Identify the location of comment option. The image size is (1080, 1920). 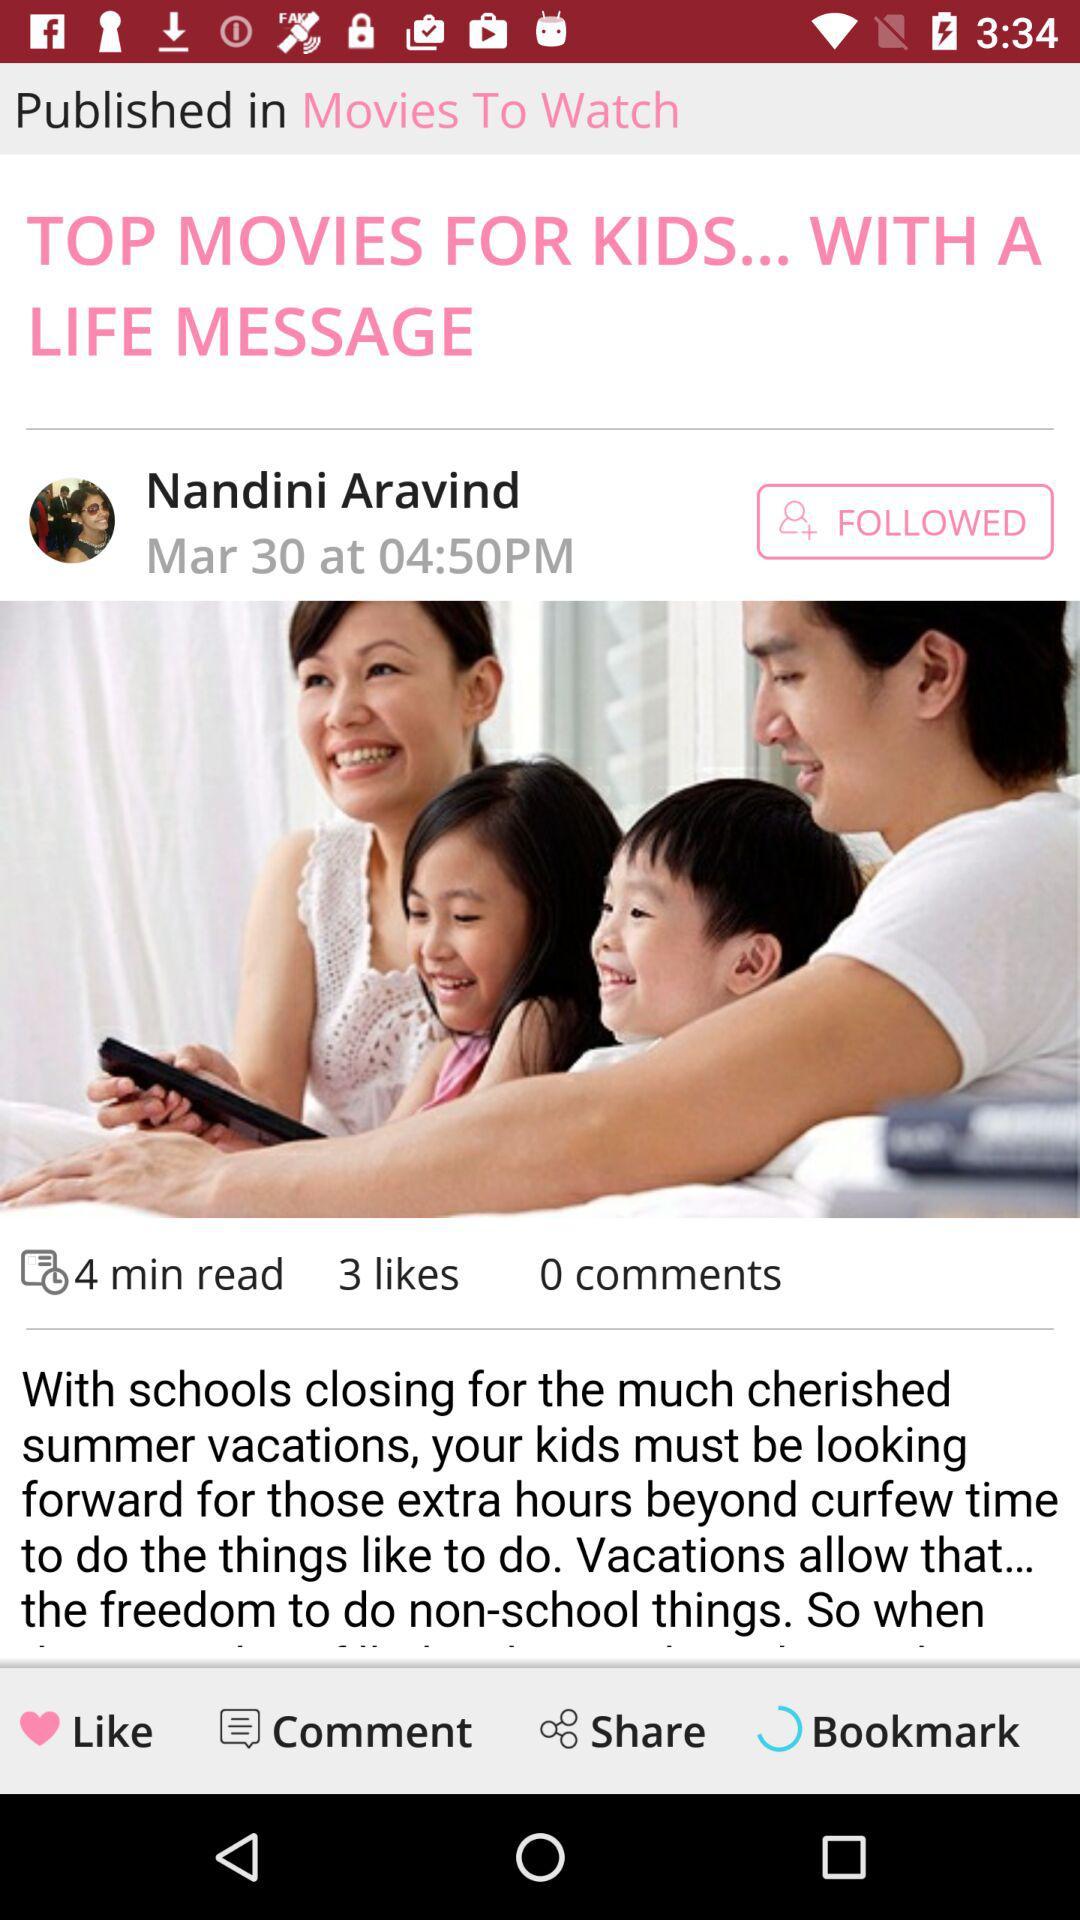
(238, 1727).